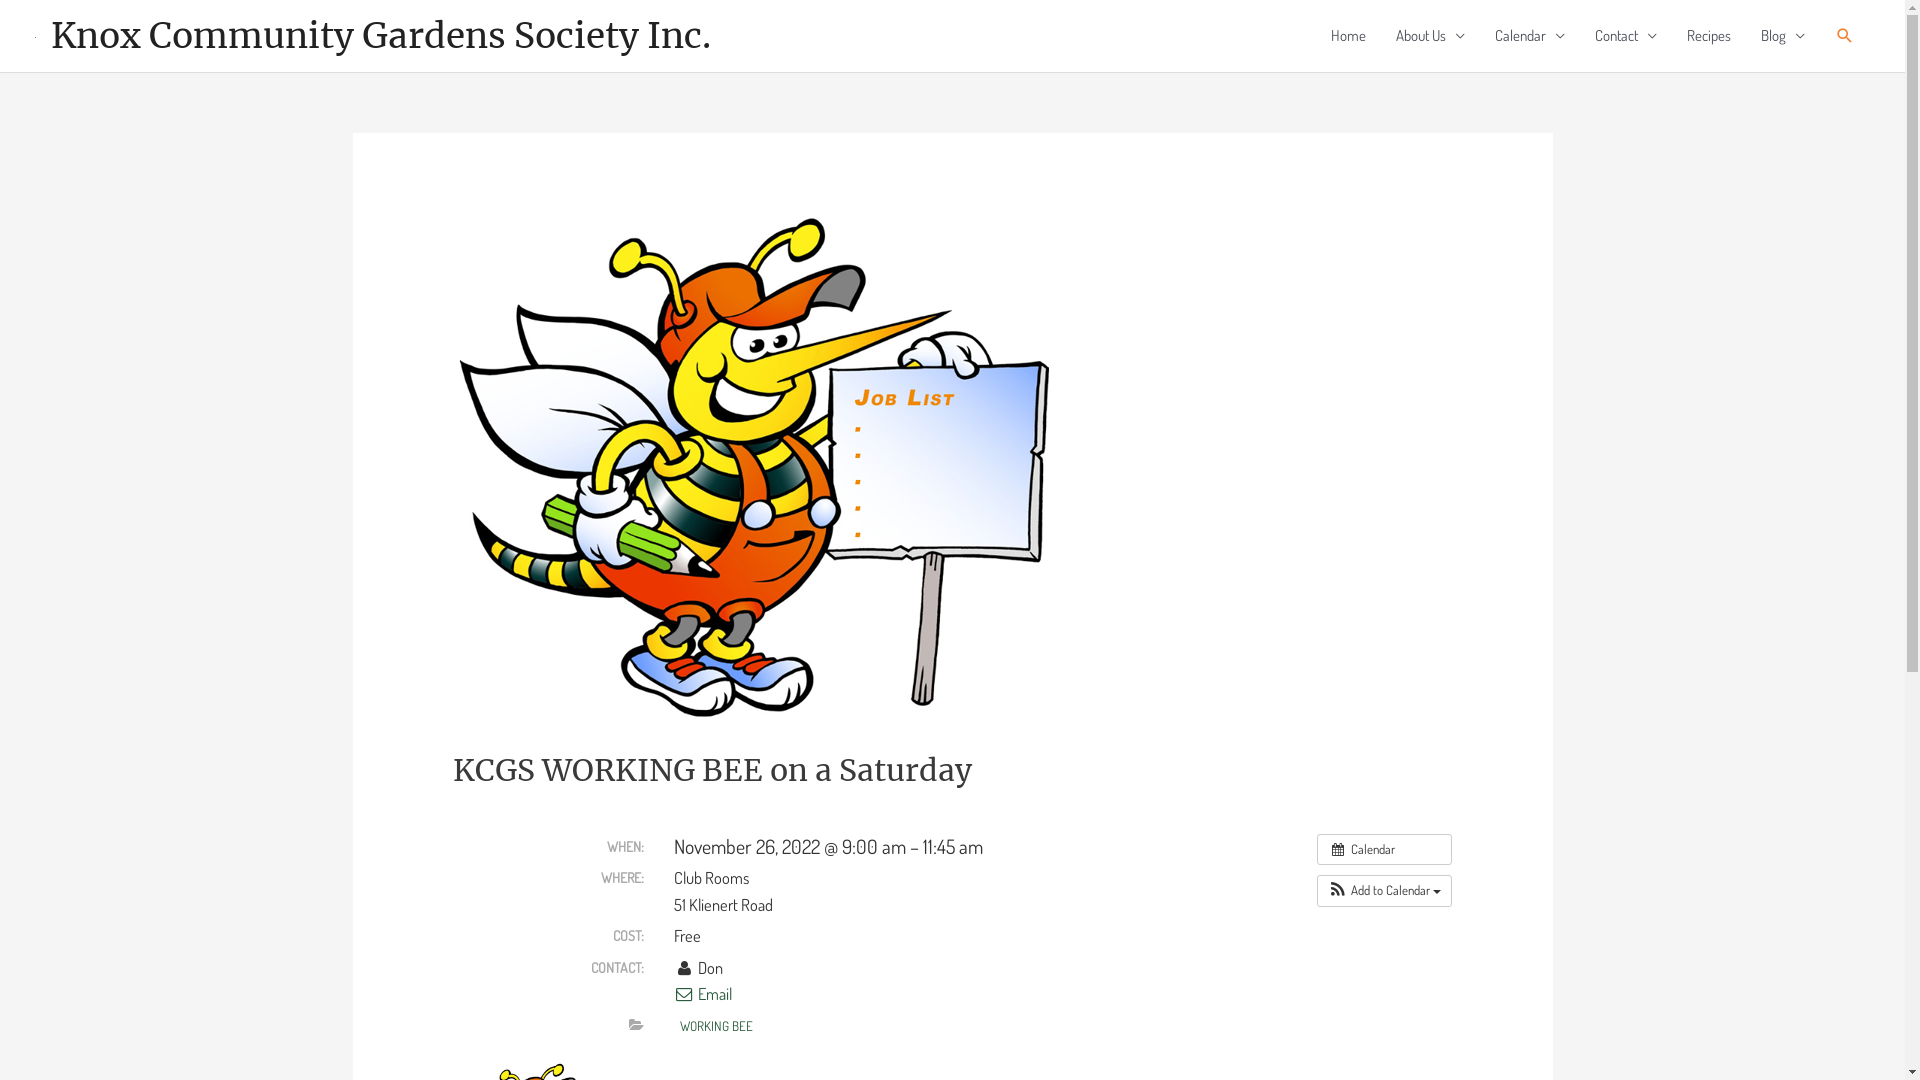  Describe the element at coordinates (716, 1026) in the screenshot. I see `'WORKING BEE'` at that location.